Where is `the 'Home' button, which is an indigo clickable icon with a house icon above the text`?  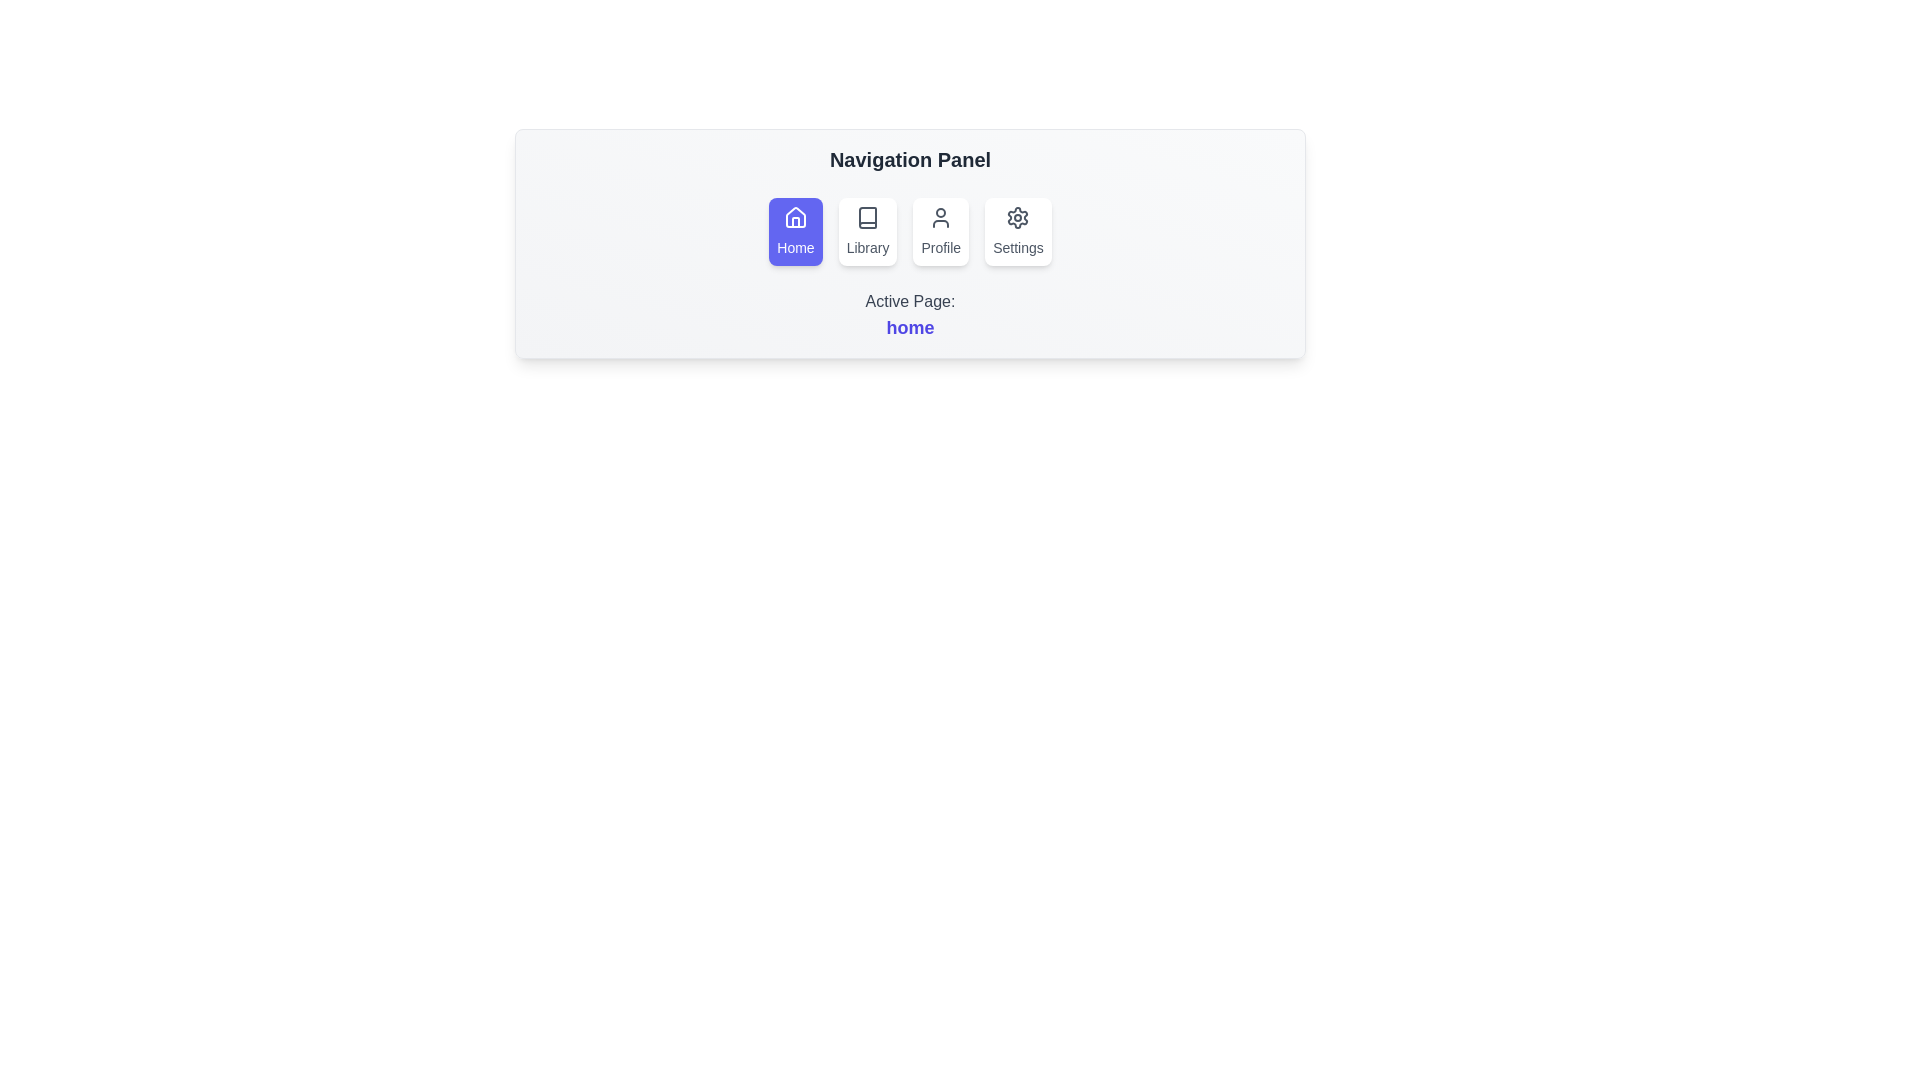 the 'Home' button, which is an indigo clickable icon with a house icon above the text is located at coordinates (795, 230).